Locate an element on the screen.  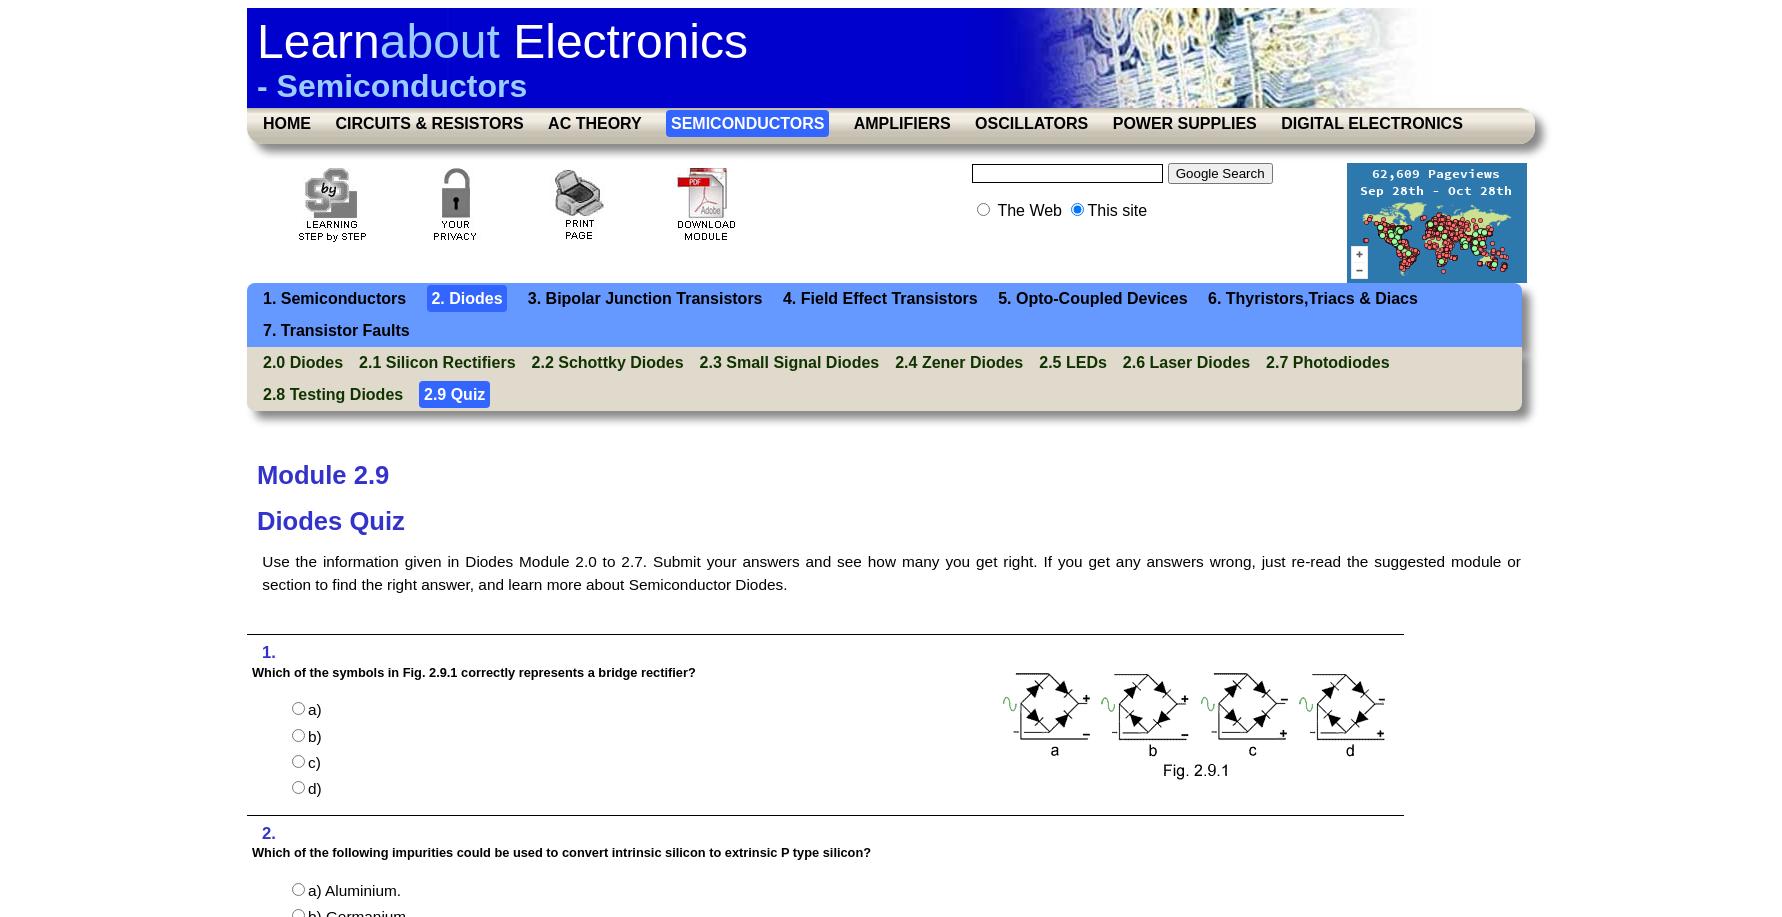
'Use the information given in Diodes Module 2.0 to 2.7. Submit your answers and see how many you get right. If you get any answers wrong, just re-read the suggested module or section to find the right answer, and learn more about Semiconductor Diodes.' is located at coordinates (261, 572).